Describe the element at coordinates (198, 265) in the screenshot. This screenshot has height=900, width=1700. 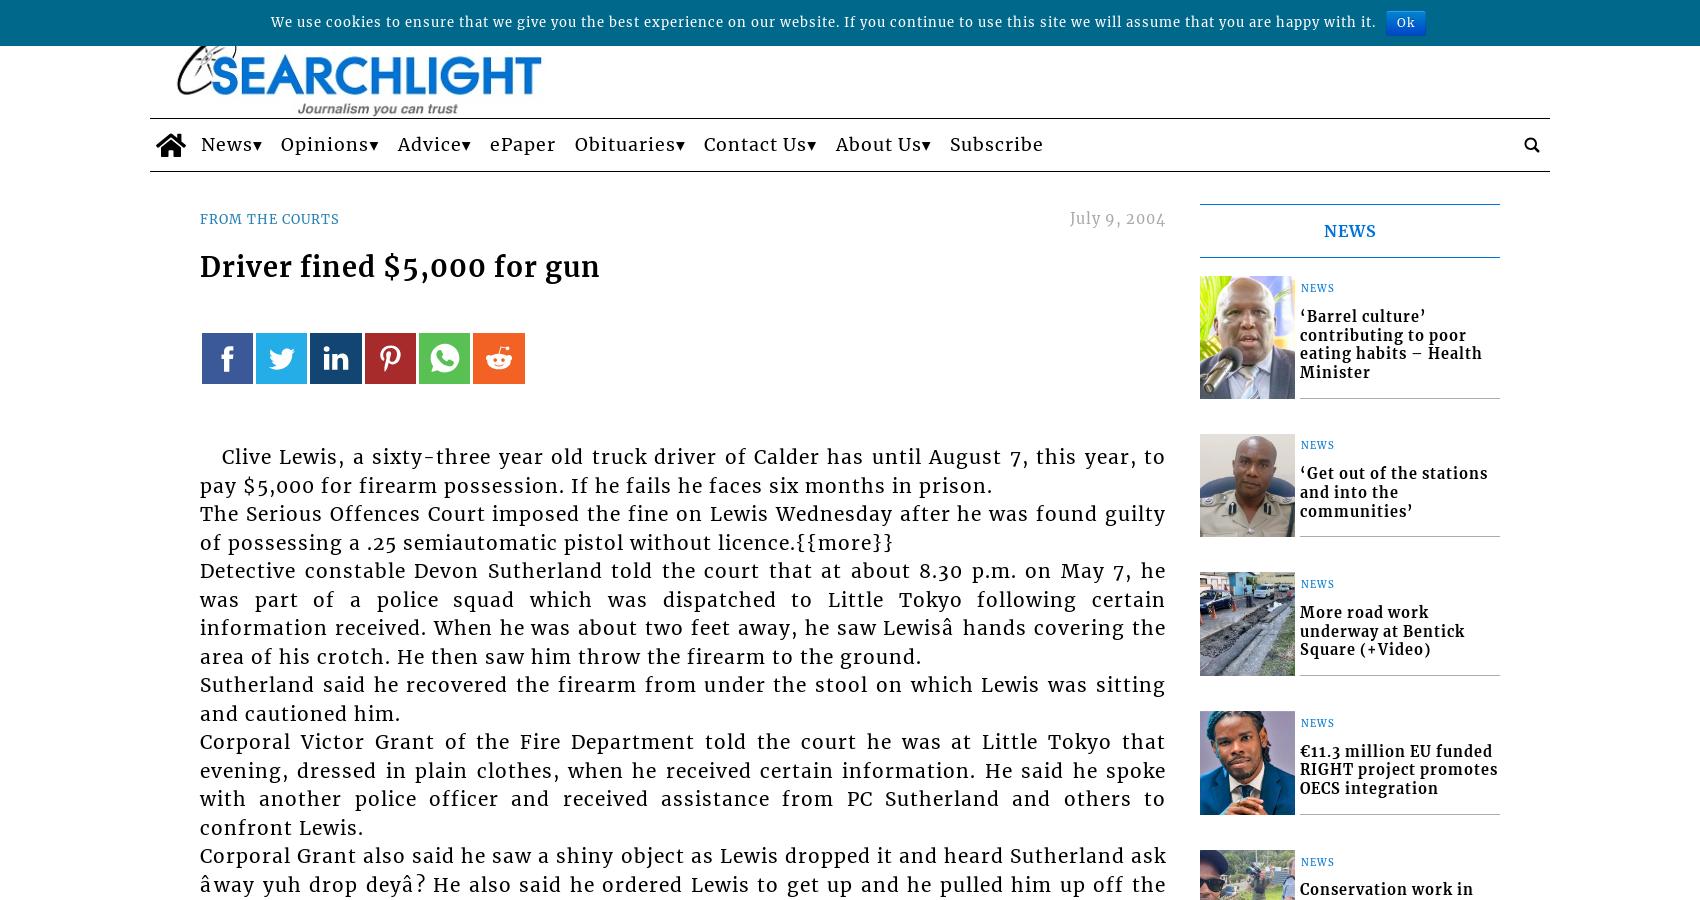
I see `'Driver fined $5,000 for gun'` at that location.